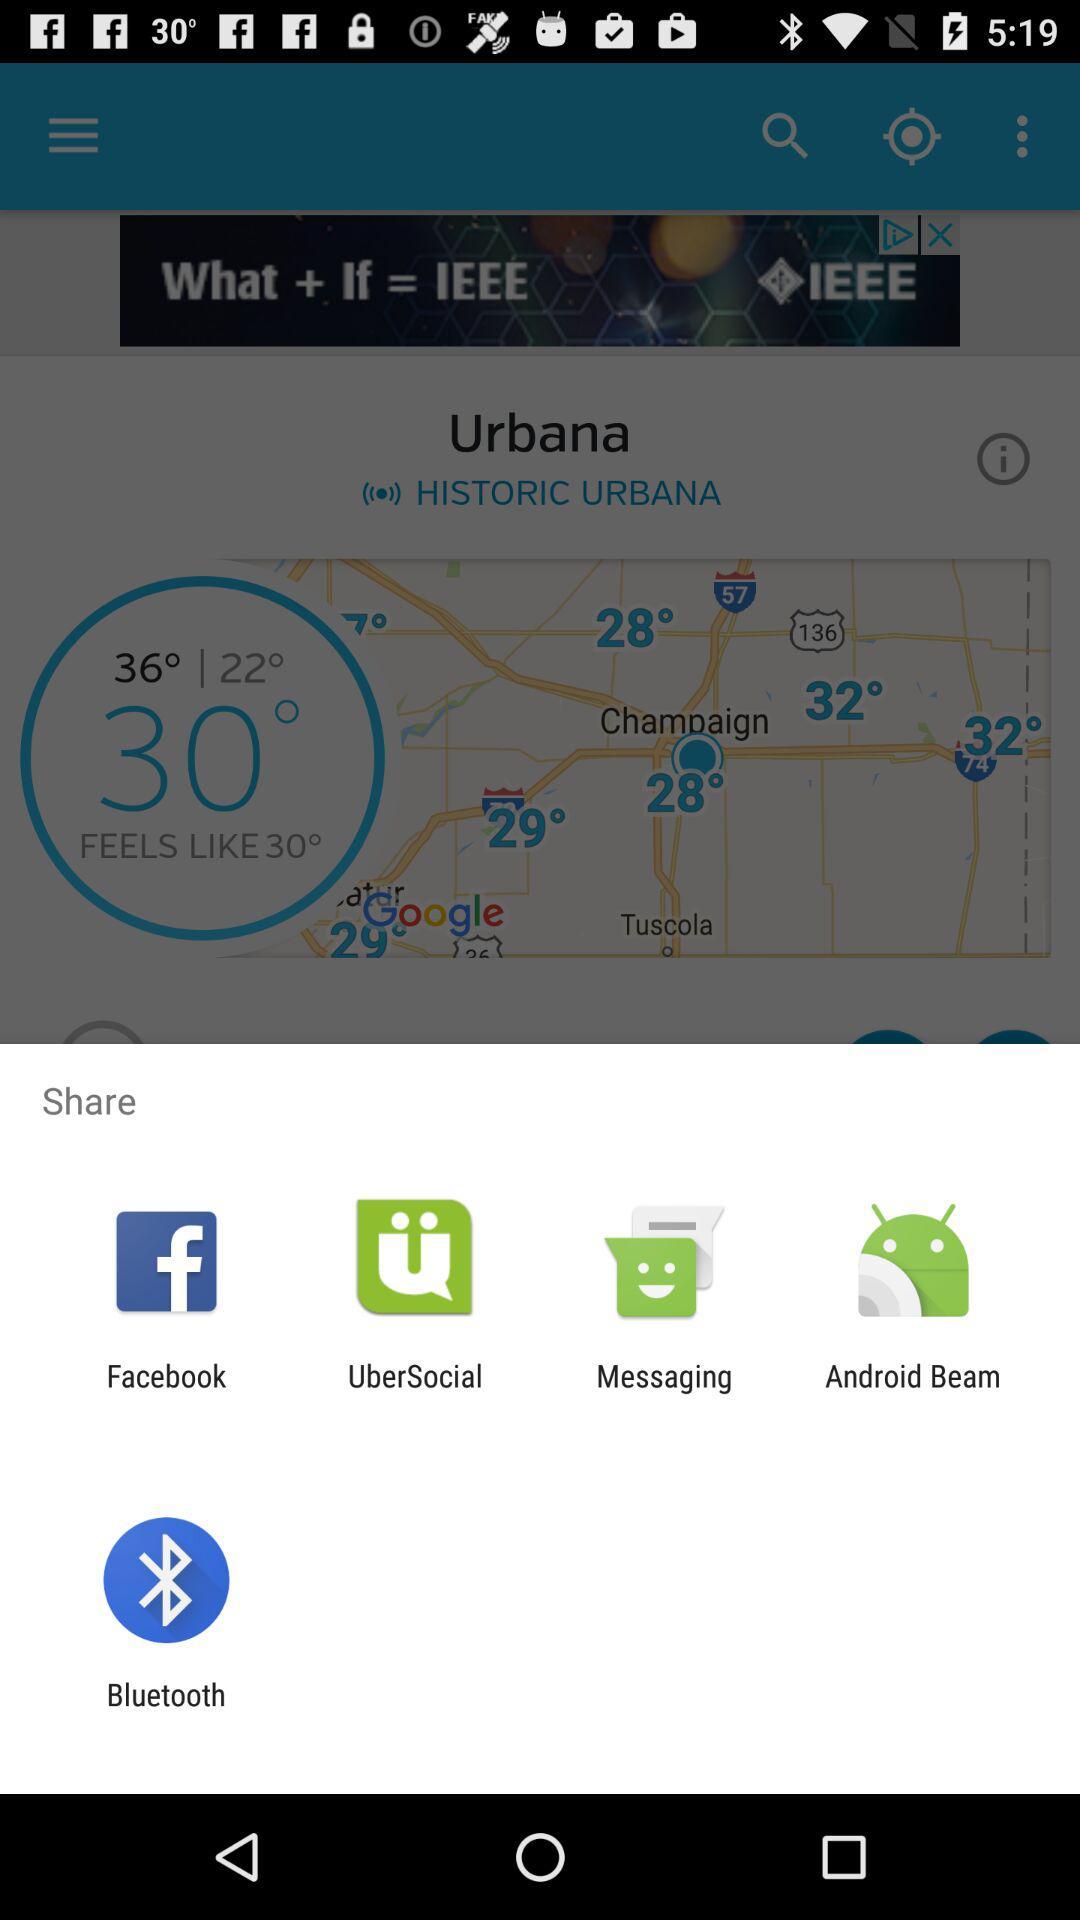 The image size is (1080, 1920). What do you see at coordinates (913, 1392) in the screenshot?
I see `item next to the messaging item` at bounding box center [913, 1392].